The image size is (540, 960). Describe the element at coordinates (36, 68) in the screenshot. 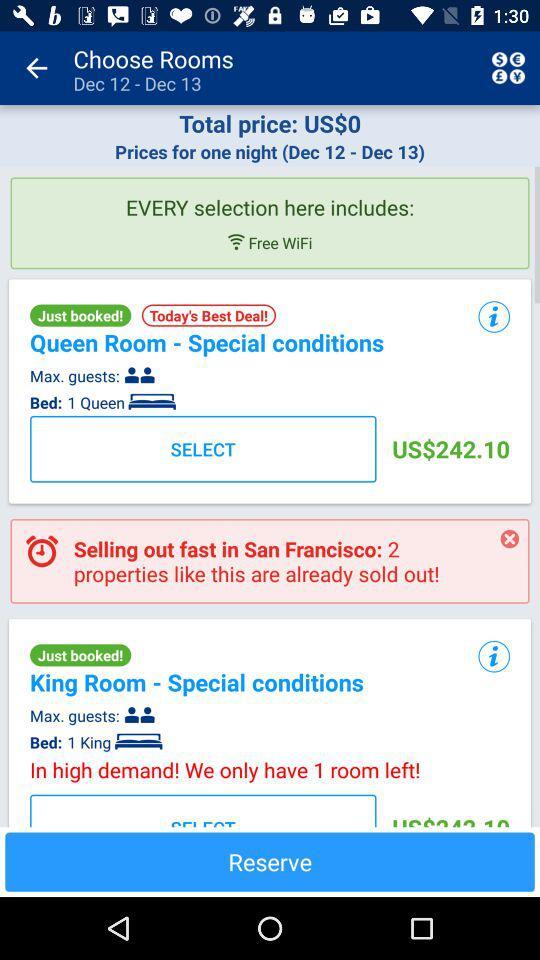

I see `app next to choose rooms dec app` at that location.